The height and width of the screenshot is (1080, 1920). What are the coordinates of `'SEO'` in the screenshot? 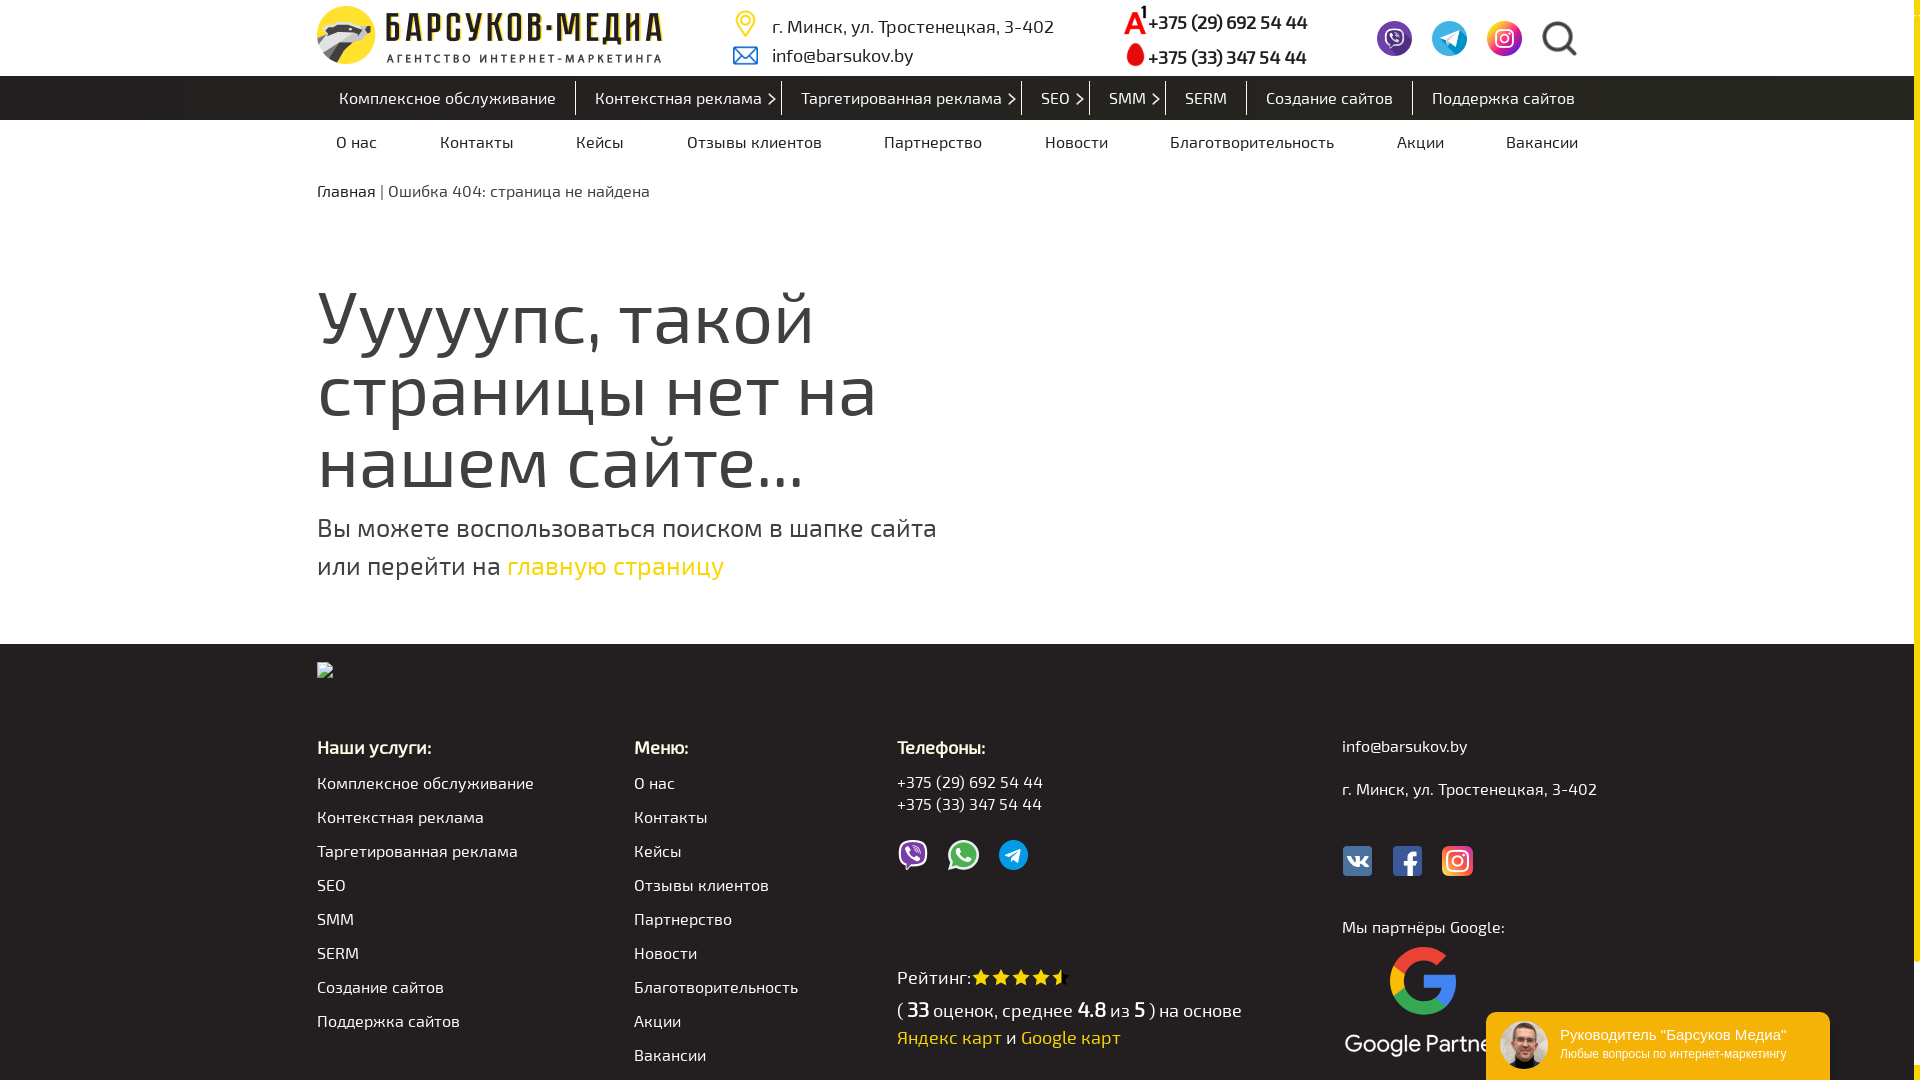 It's located at (1055, 97).